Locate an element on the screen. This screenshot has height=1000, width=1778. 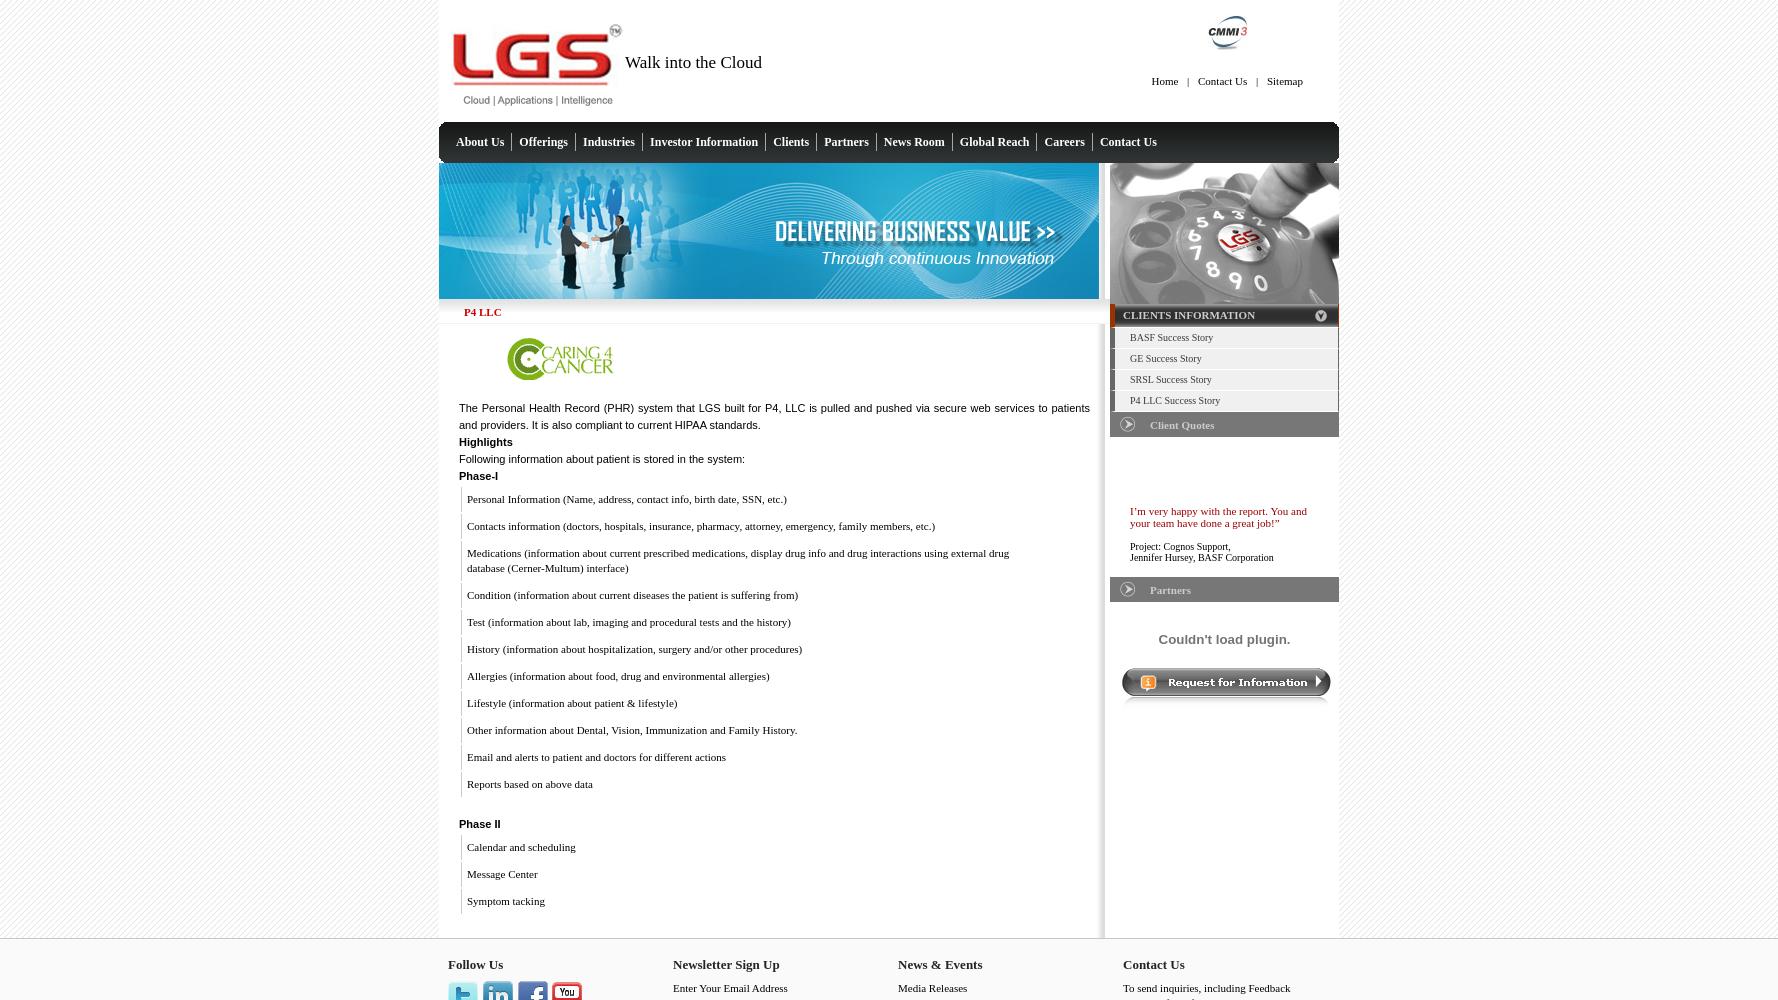
'“I would like to thank all of your team for the time and support”' is located at coordinates (1128, 581).